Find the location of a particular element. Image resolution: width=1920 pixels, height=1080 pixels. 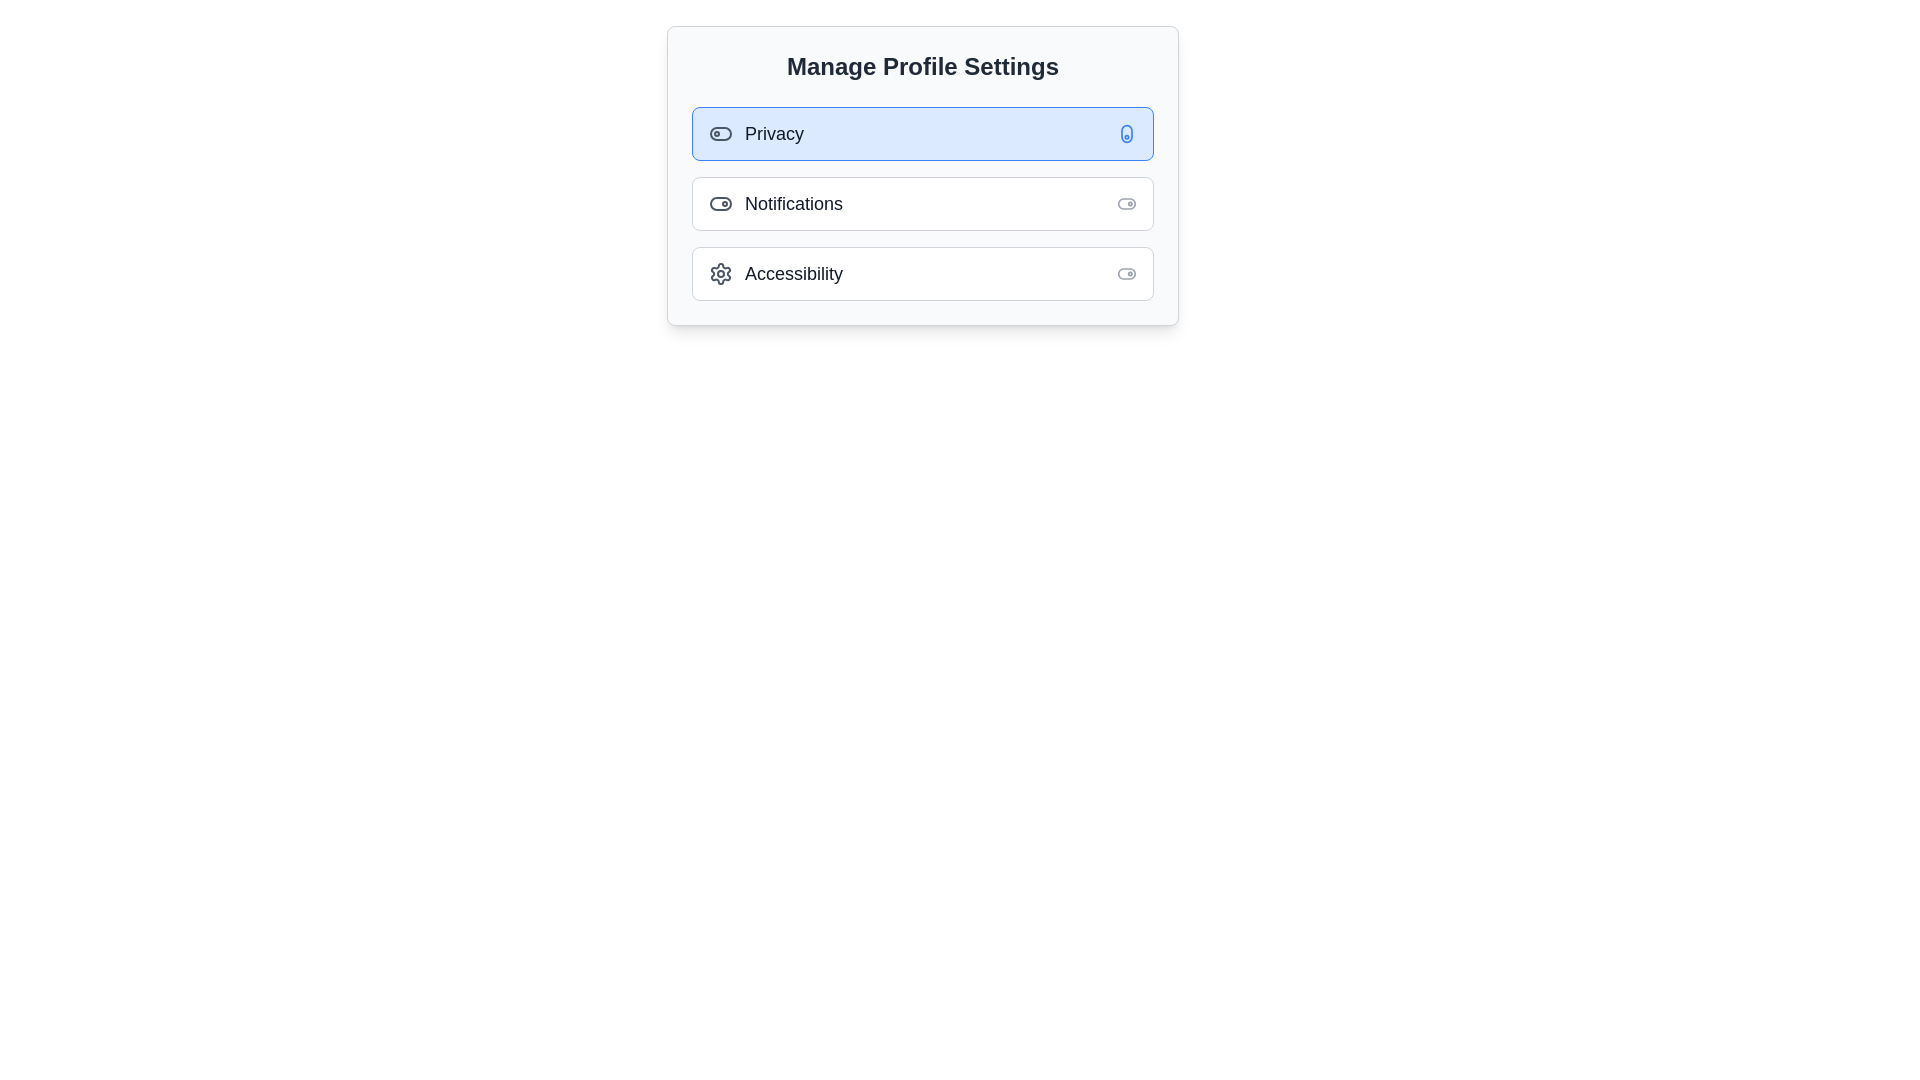

the gear-shaped icon representing 'Accessibility' settings is located at coordinates (720, 273).